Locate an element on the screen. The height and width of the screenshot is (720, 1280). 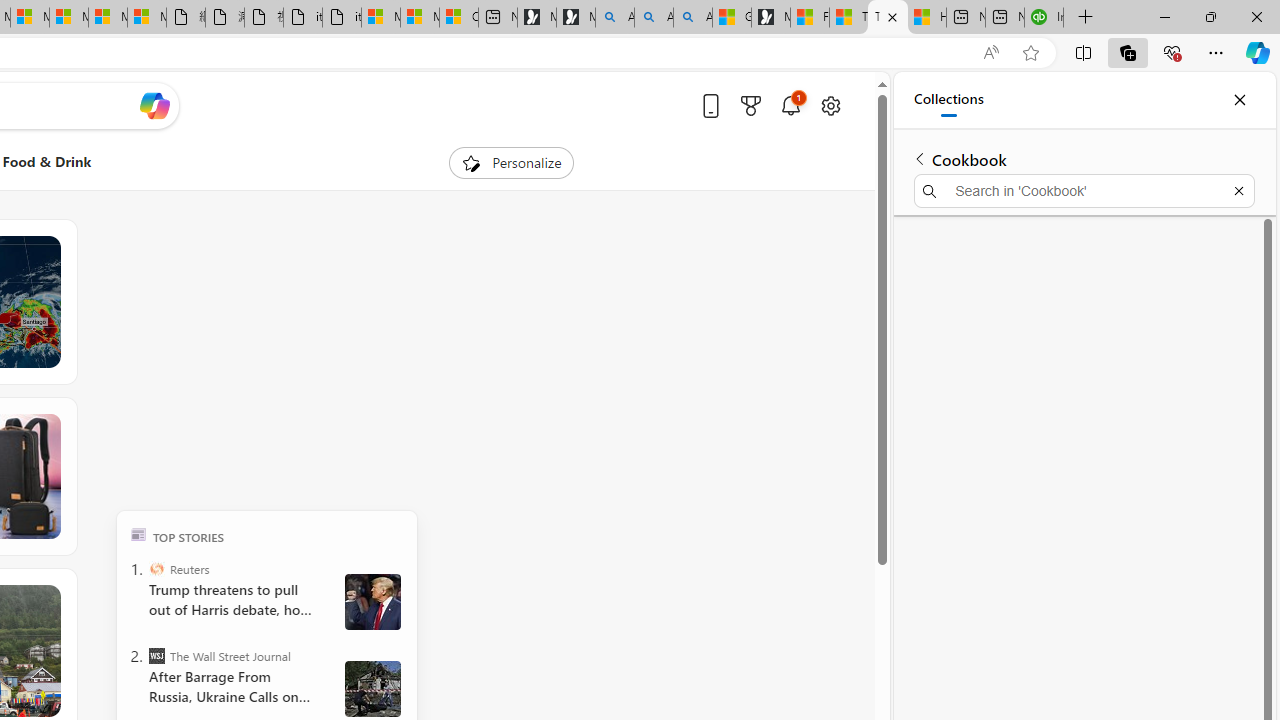
'Food and Drink - MSN' is located at coordinates (810, 17).